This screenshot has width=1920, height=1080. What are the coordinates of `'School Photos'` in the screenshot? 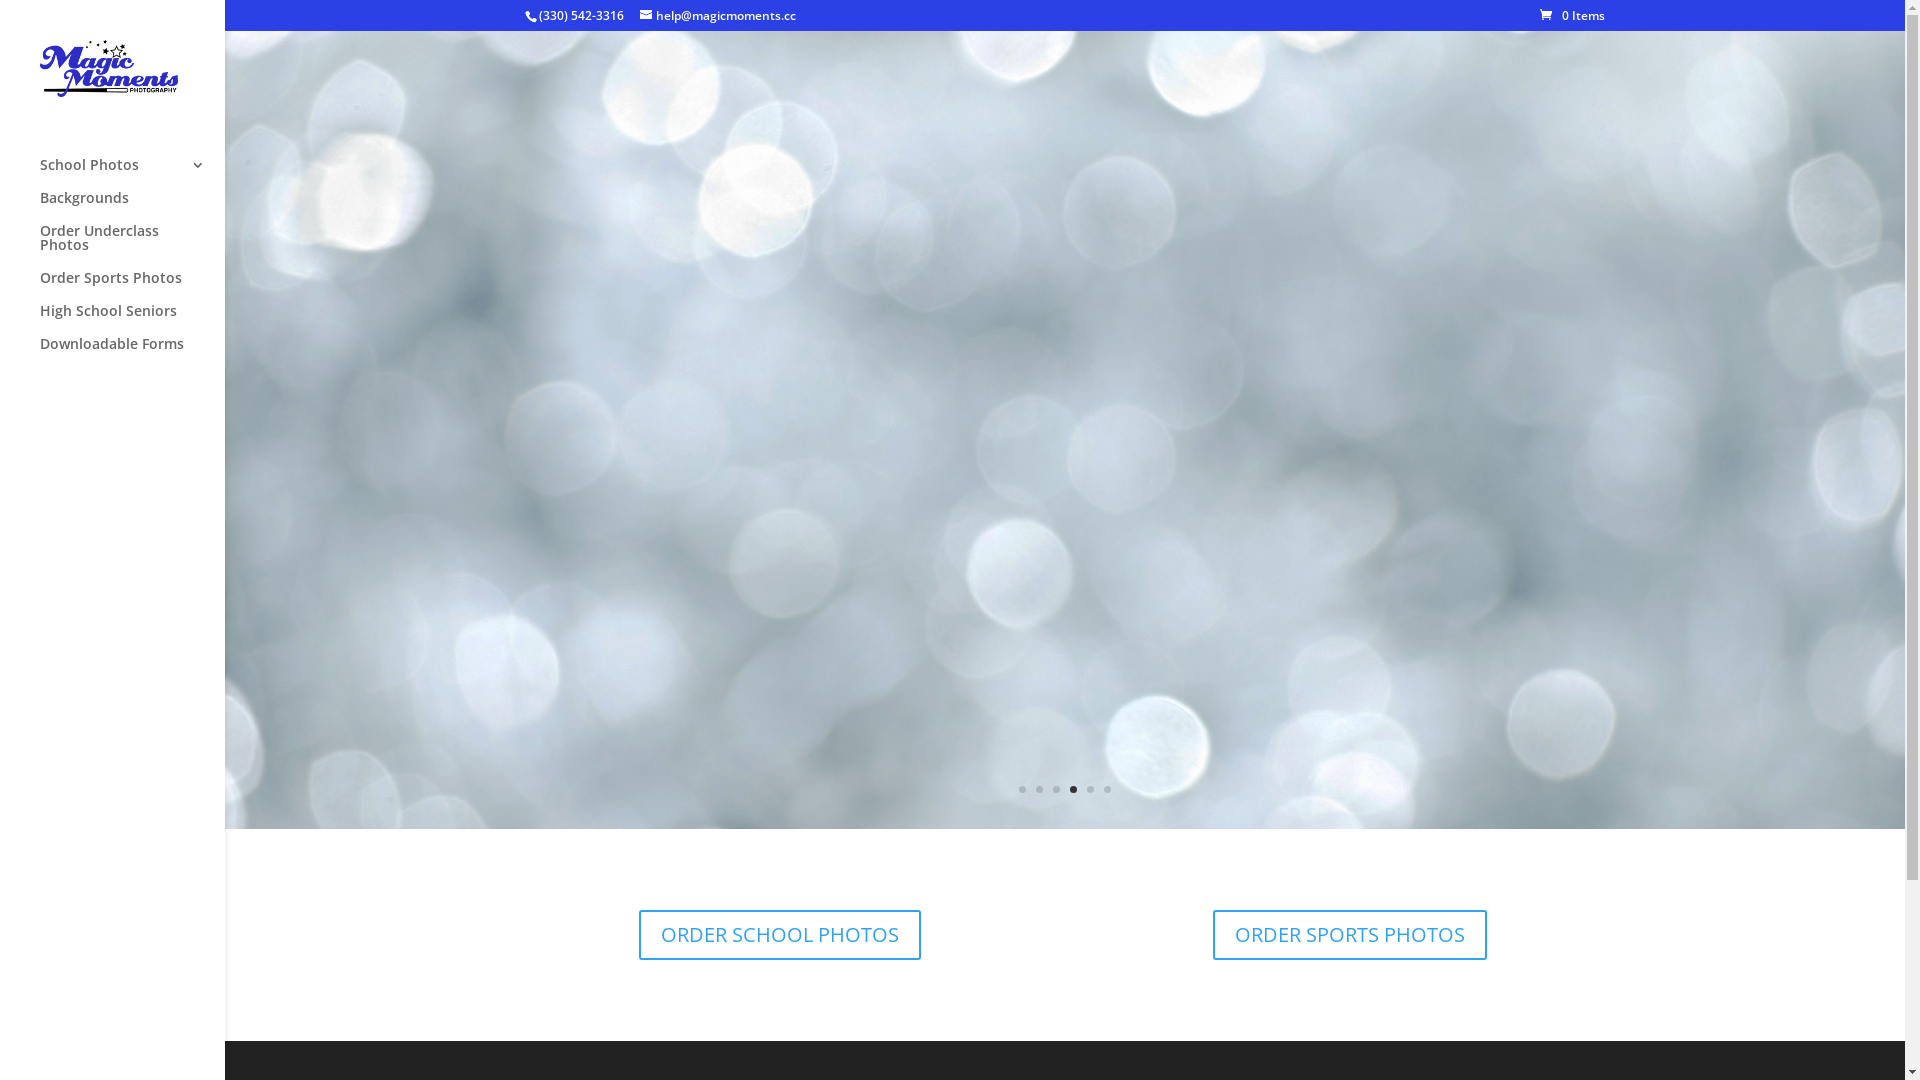 It's located at (131, 173).